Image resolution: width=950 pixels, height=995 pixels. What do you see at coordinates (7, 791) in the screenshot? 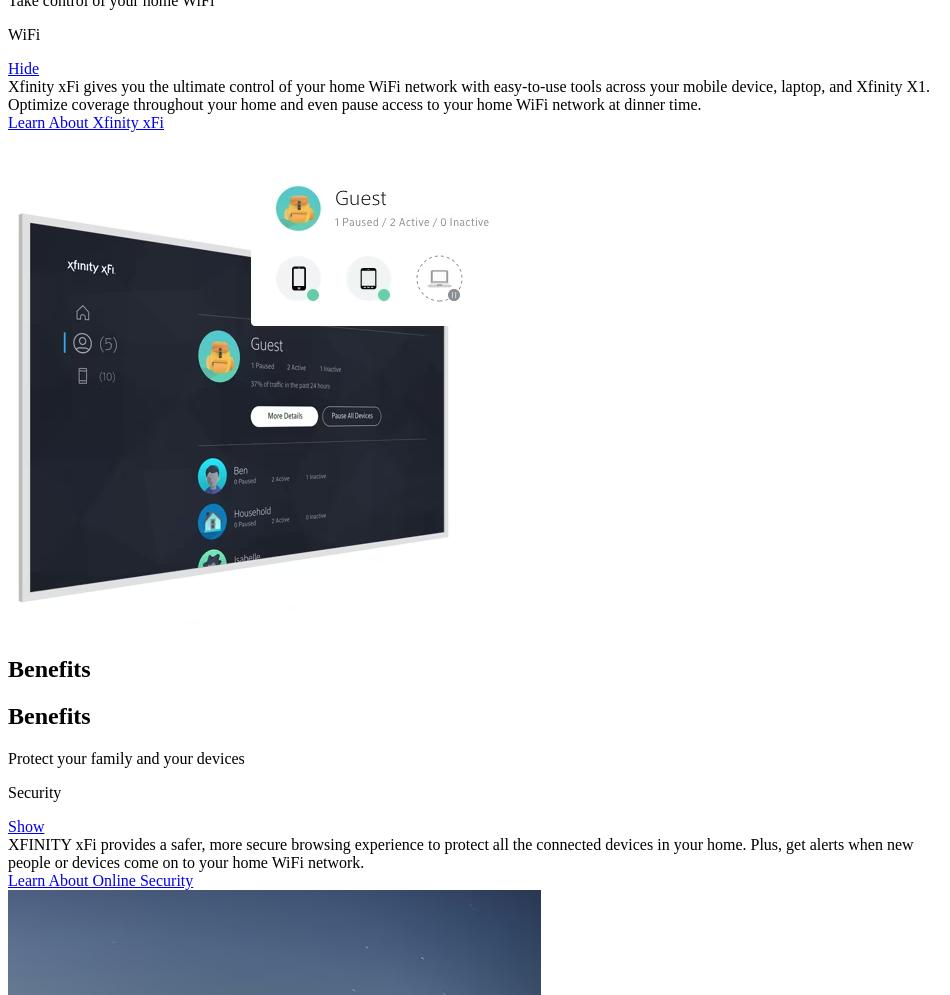
I see `'Security'` at bounding box center [7, 791].